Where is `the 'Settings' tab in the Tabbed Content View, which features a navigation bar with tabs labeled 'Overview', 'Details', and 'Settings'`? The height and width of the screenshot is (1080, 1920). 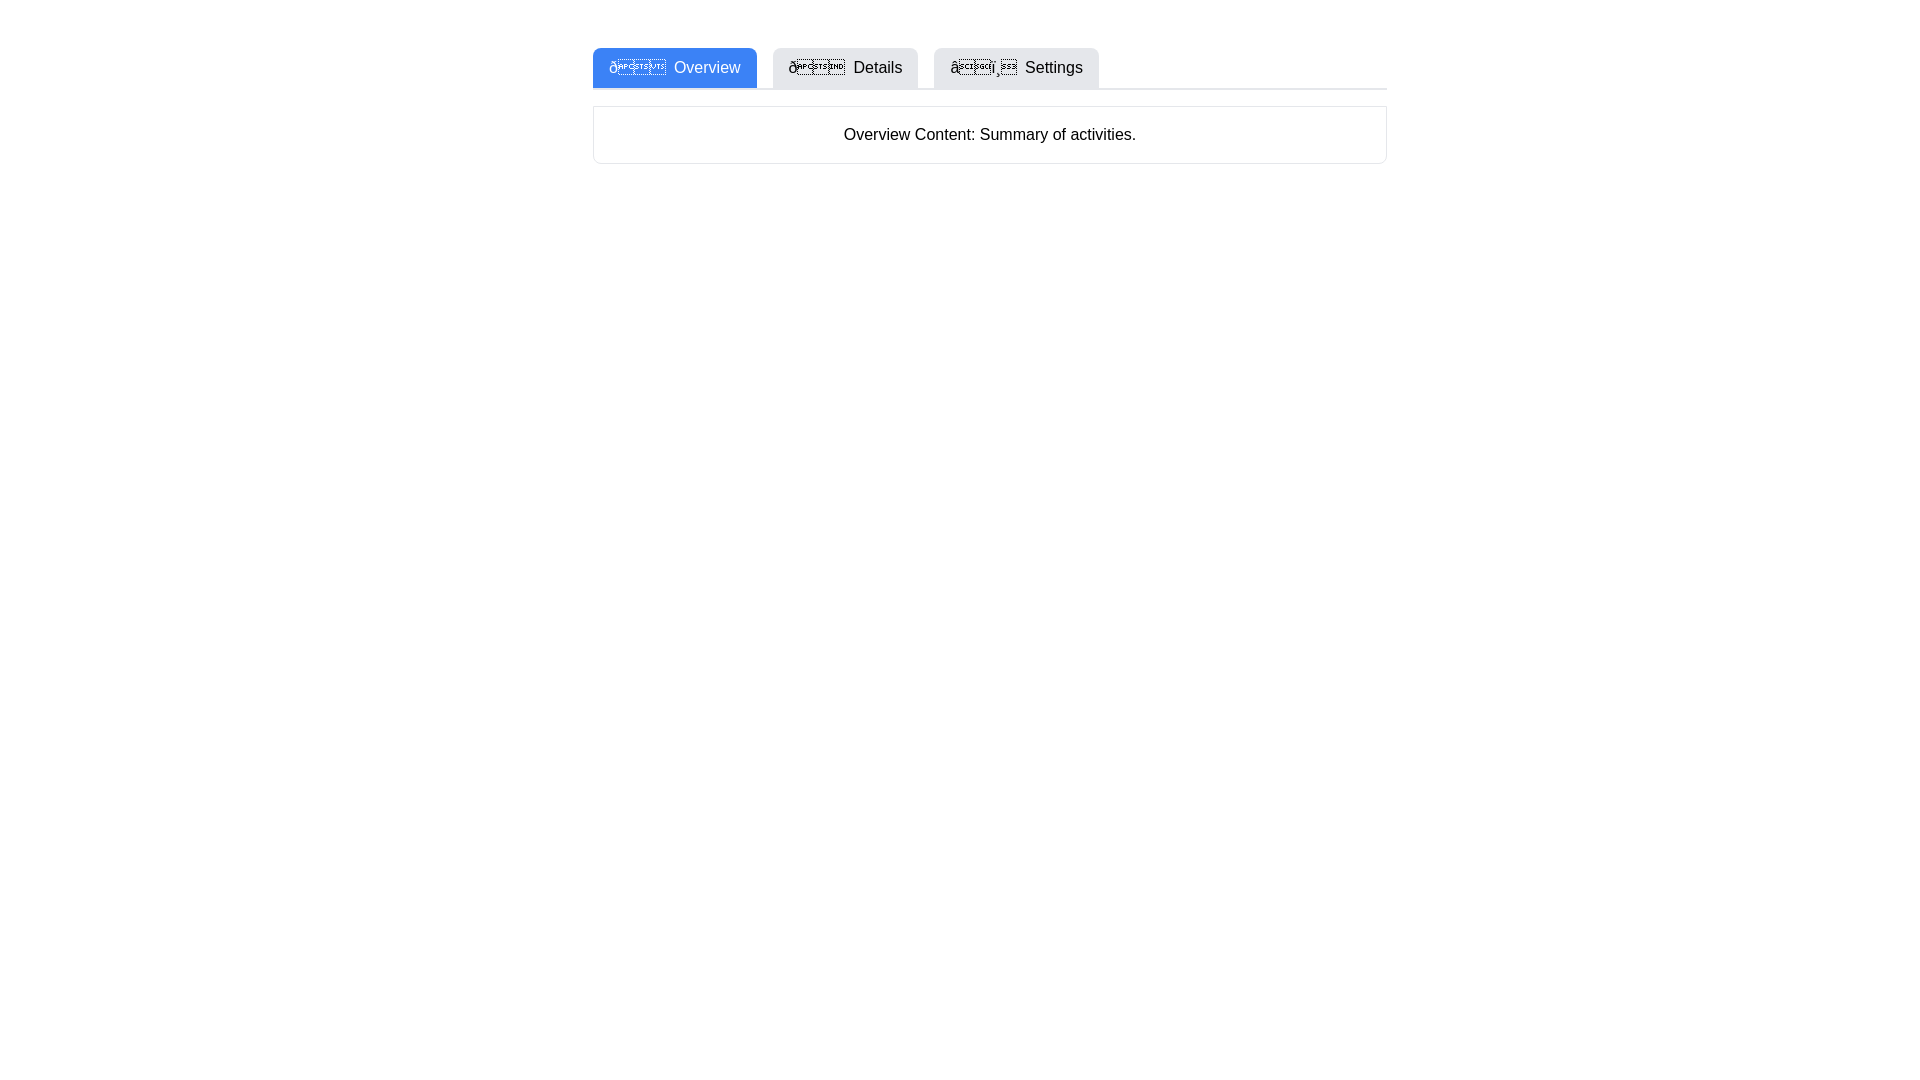
the 'Settings' tab in the Tabbed Content View, which features a navigation bar with tabs labeled 'Overview', 'Details', and 'Settings' is located at coordinates (989, 105).